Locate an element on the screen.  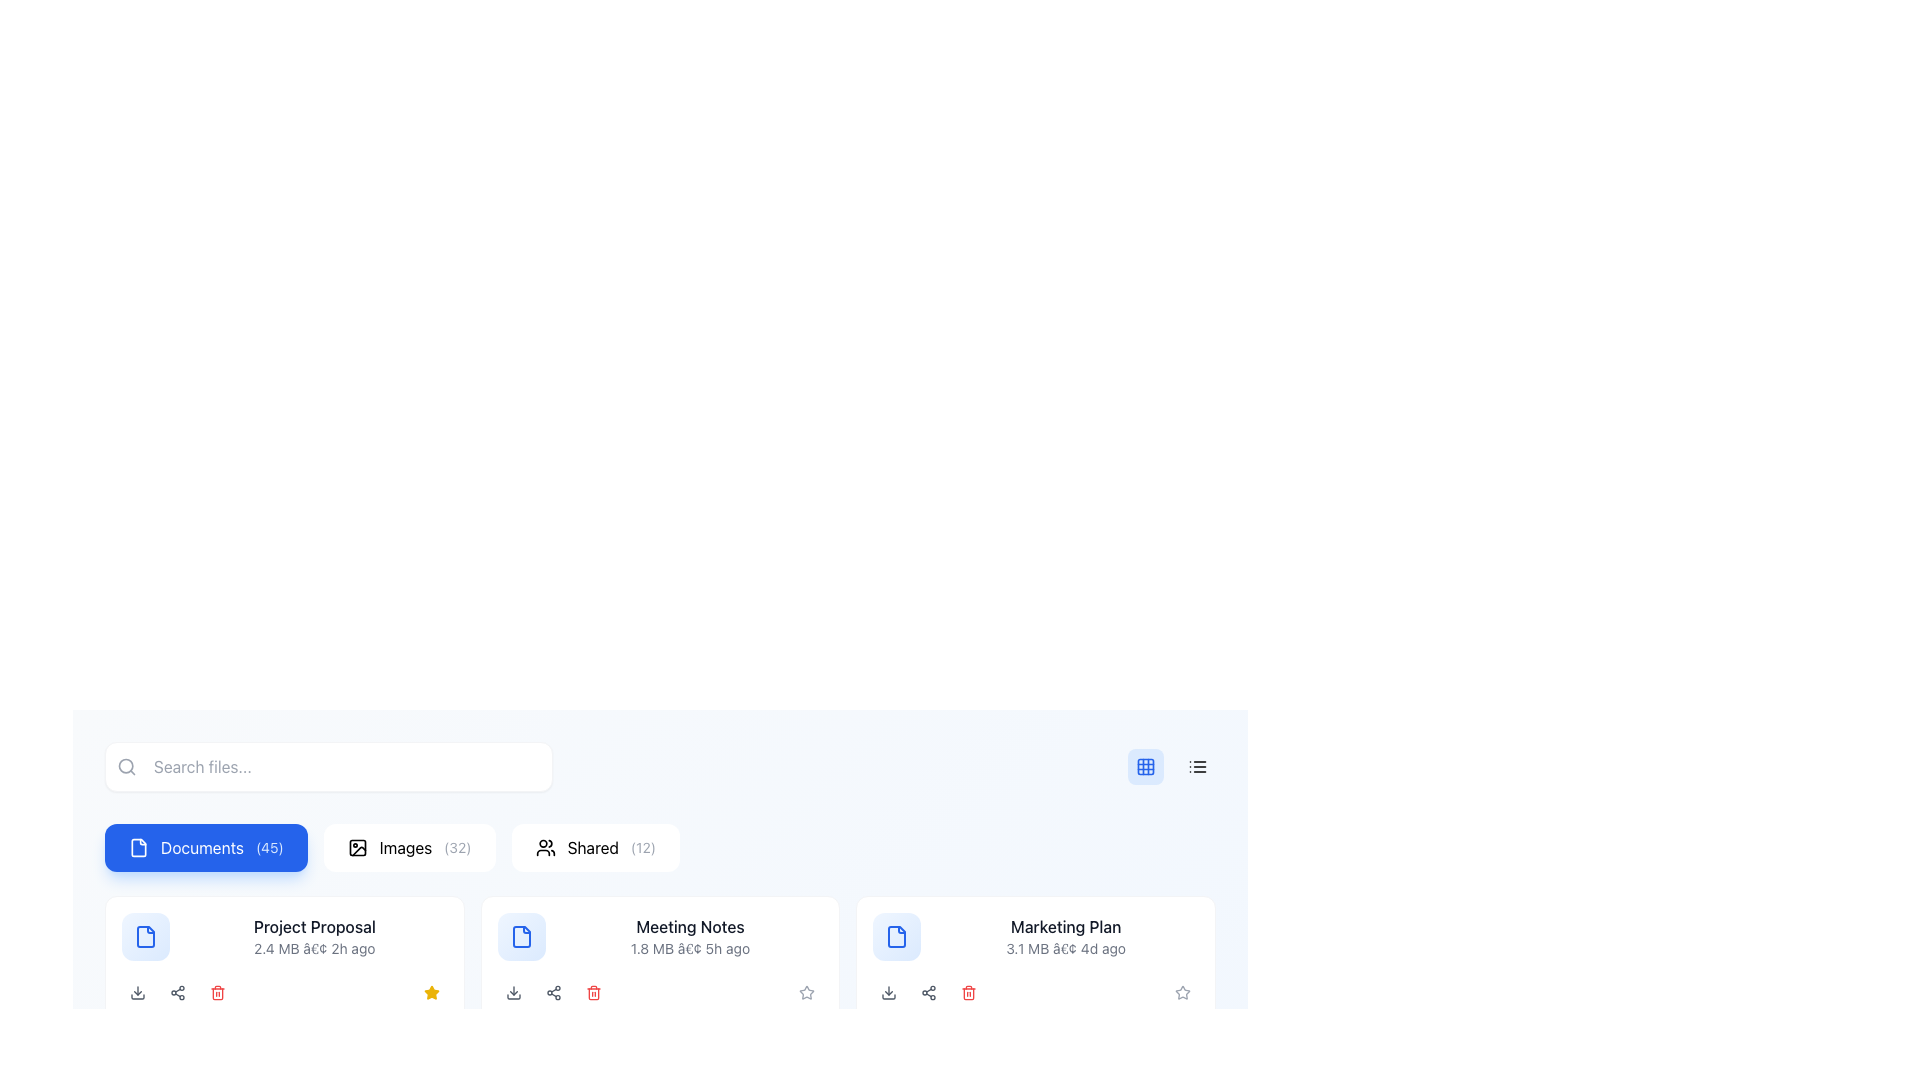
the share icon button, which is the second button in a row of three action buttons beneath the 'Project Proposal' card is located at coordinates (177, 992).